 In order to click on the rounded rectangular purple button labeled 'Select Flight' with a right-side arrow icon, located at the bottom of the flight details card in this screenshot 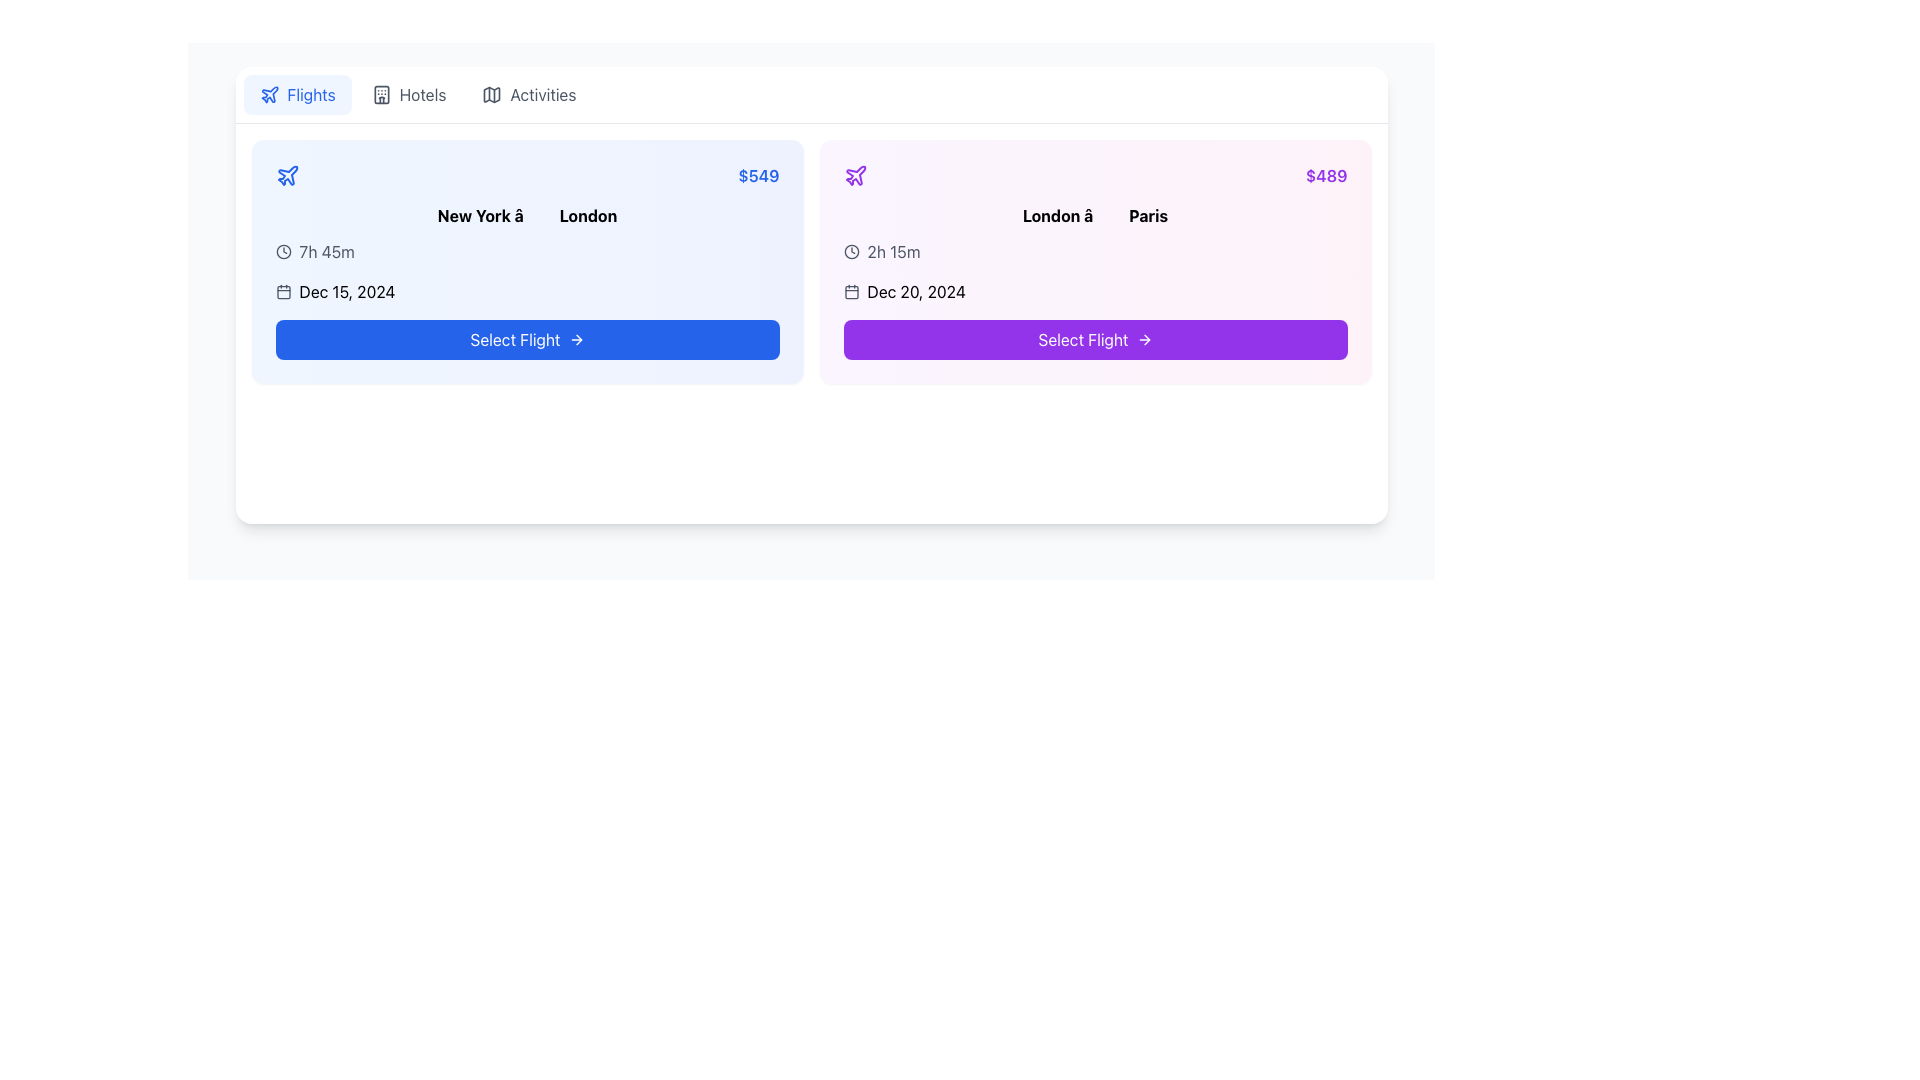, I will do `click(1094, 338)`.